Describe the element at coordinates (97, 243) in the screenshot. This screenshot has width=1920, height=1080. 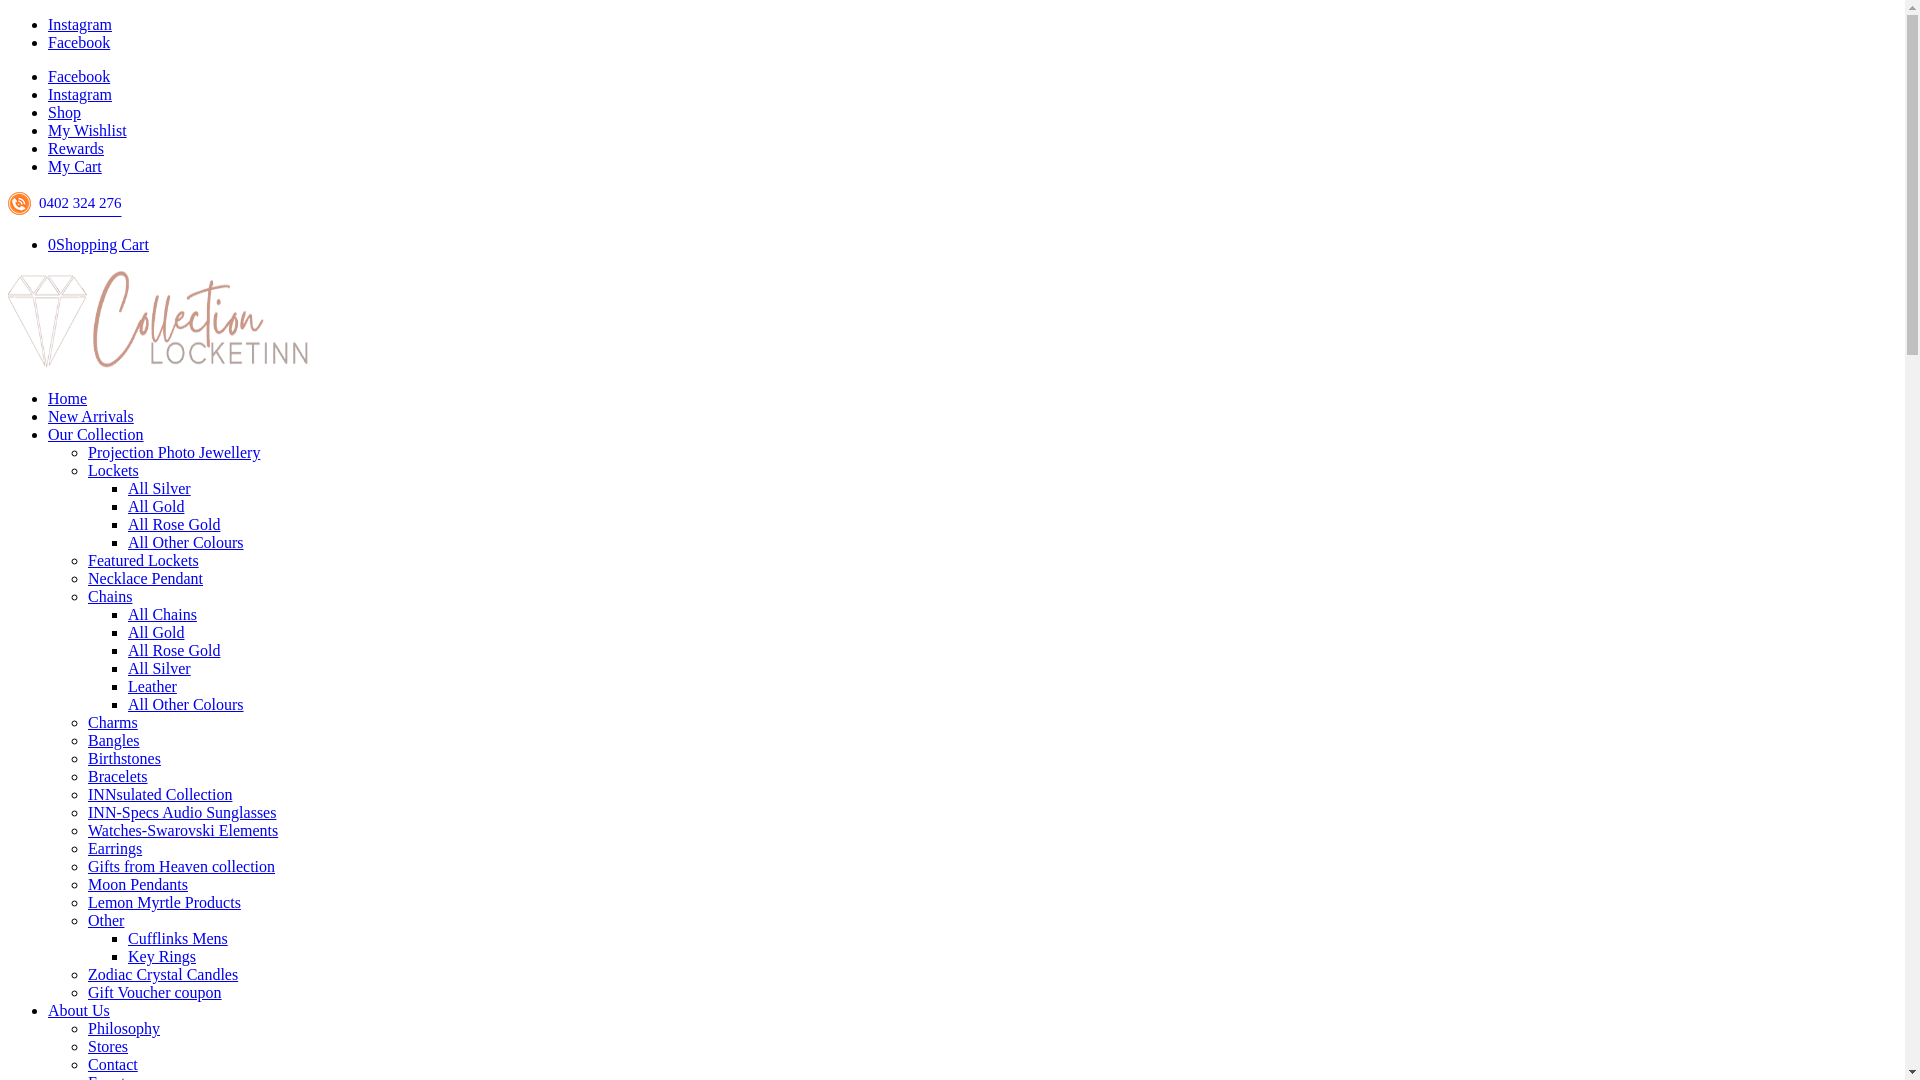
I see `'0Shopping Cart'` at that location.